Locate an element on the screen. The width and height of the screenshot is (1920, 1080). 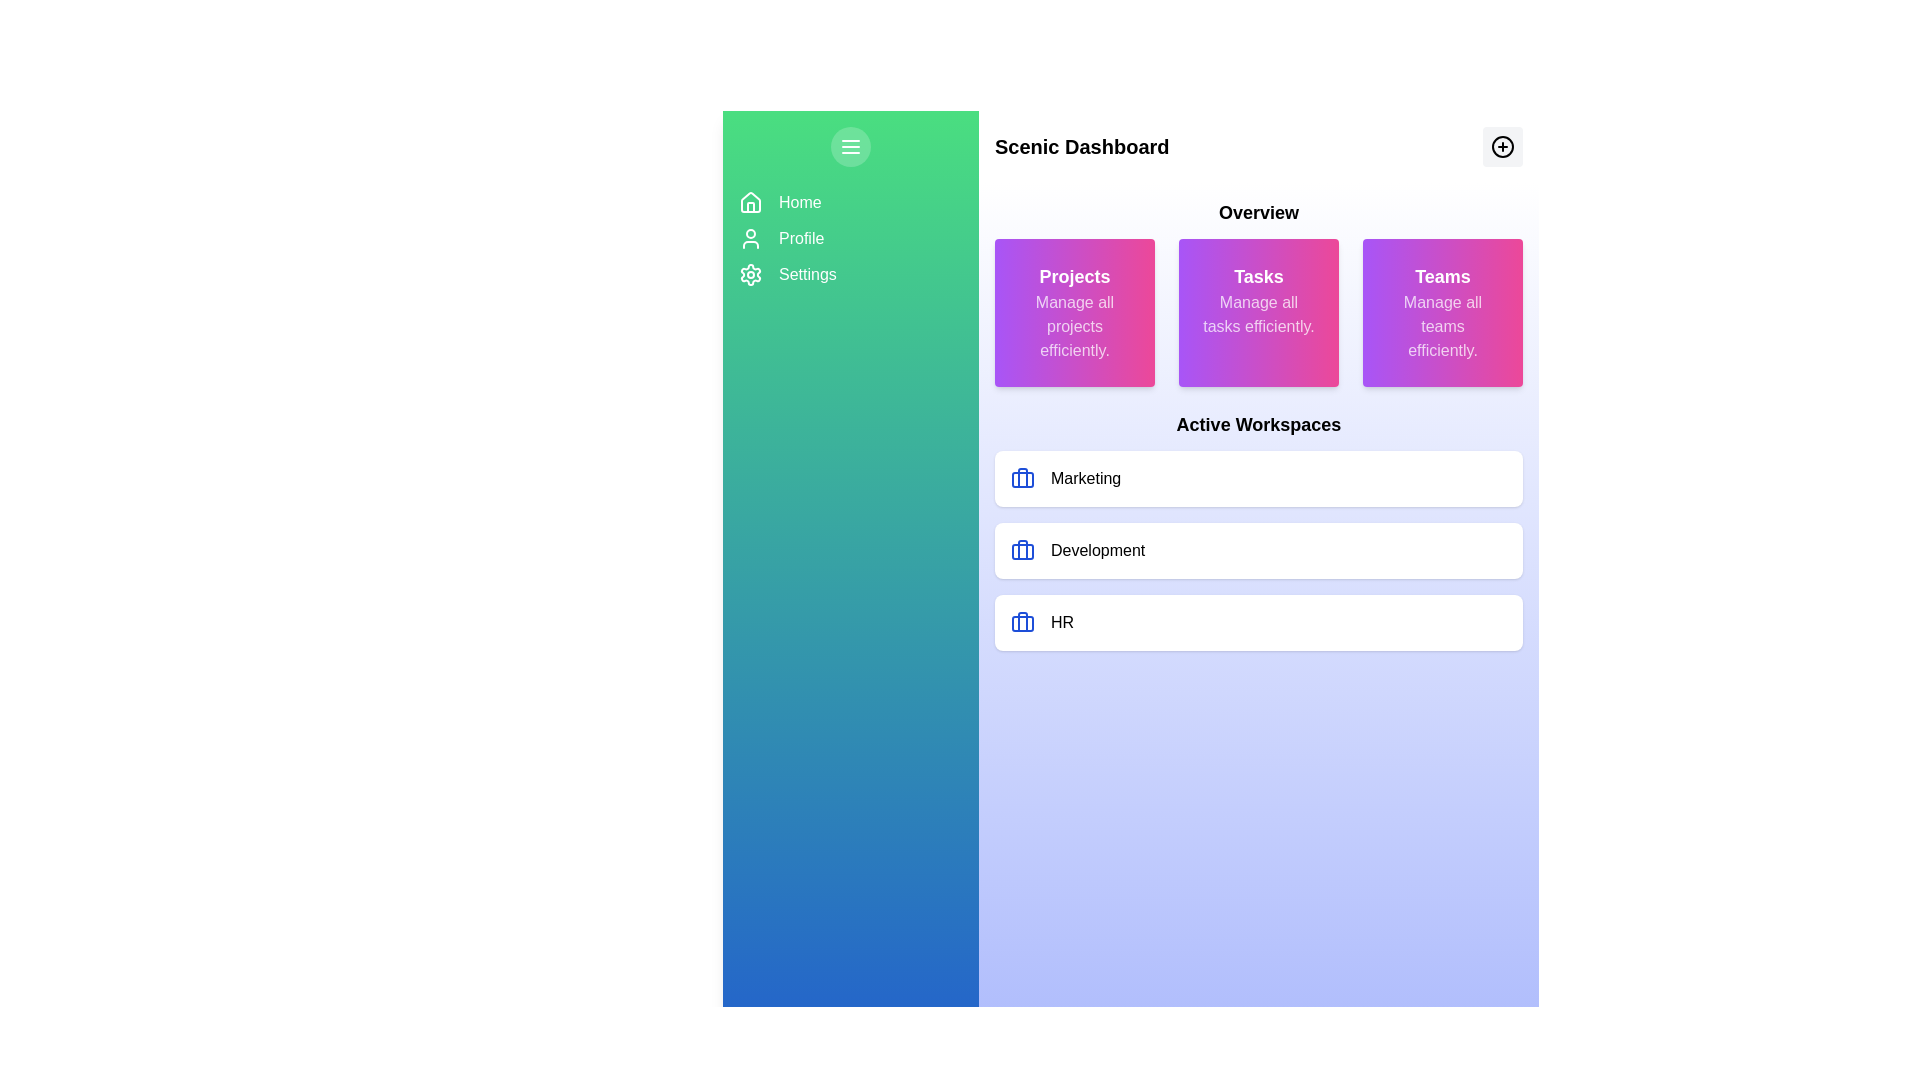
the blue briefcase SVG icon located in the lower part of the Active Workspaces section next to 'HR' is located at coordinates (1022, 622).